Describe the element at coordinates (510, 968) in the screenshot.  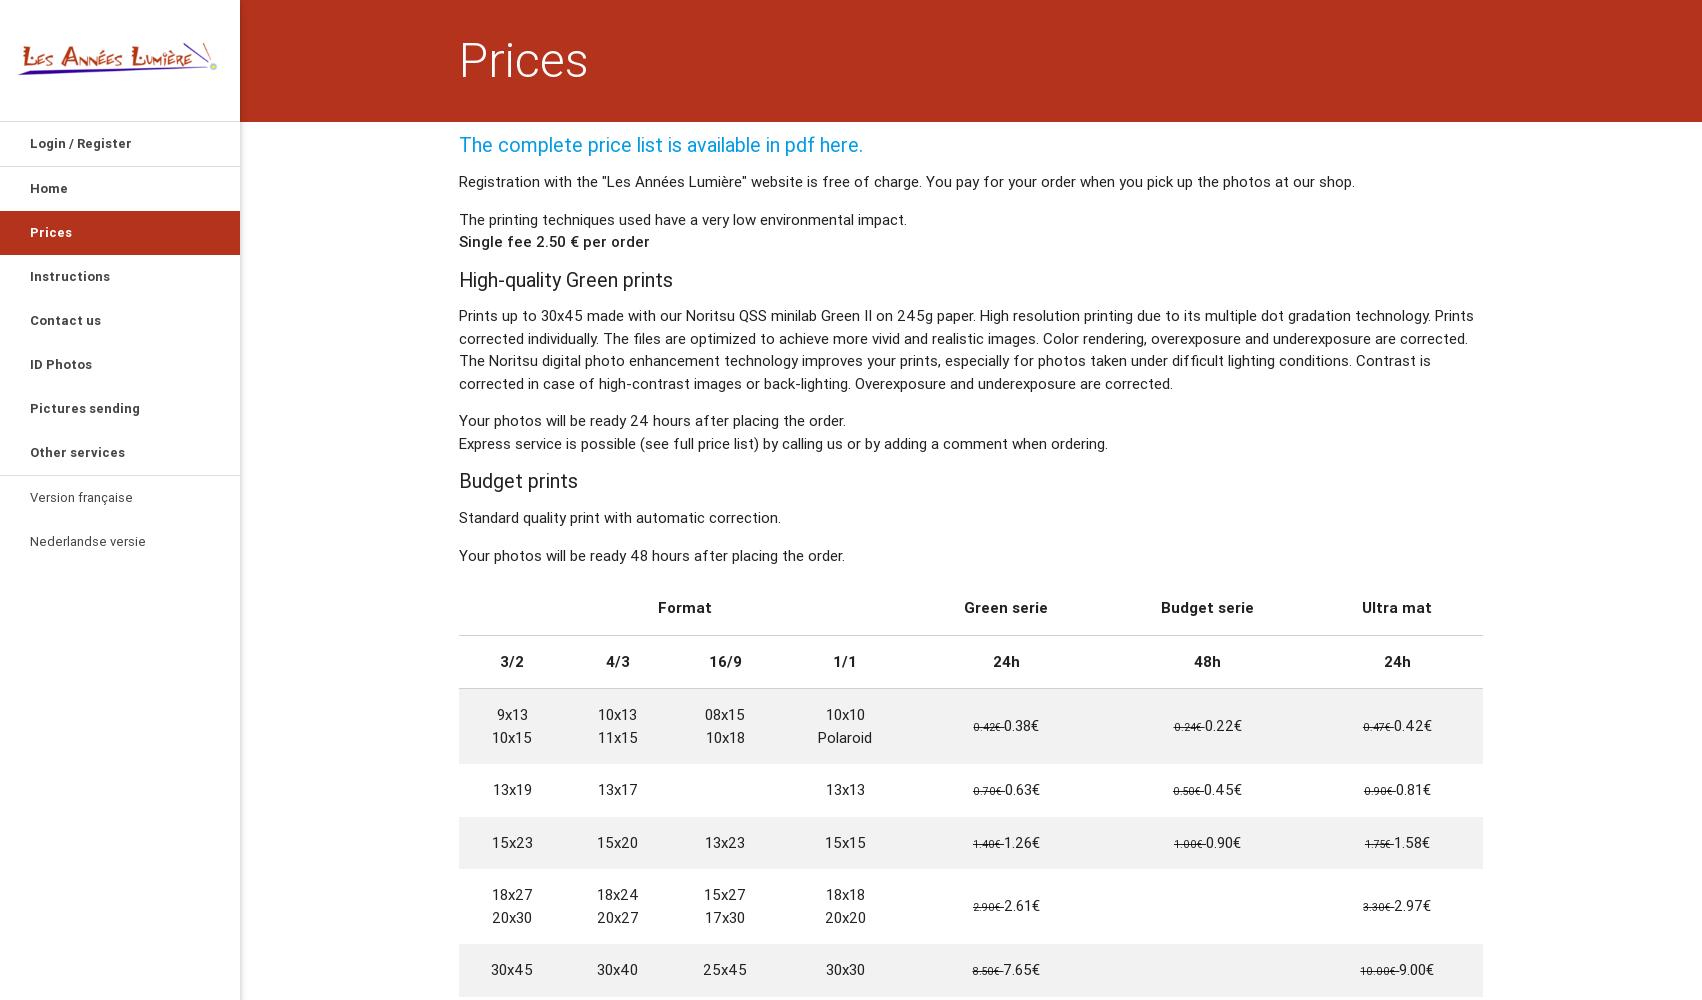
I see `'30x45'` at that location.